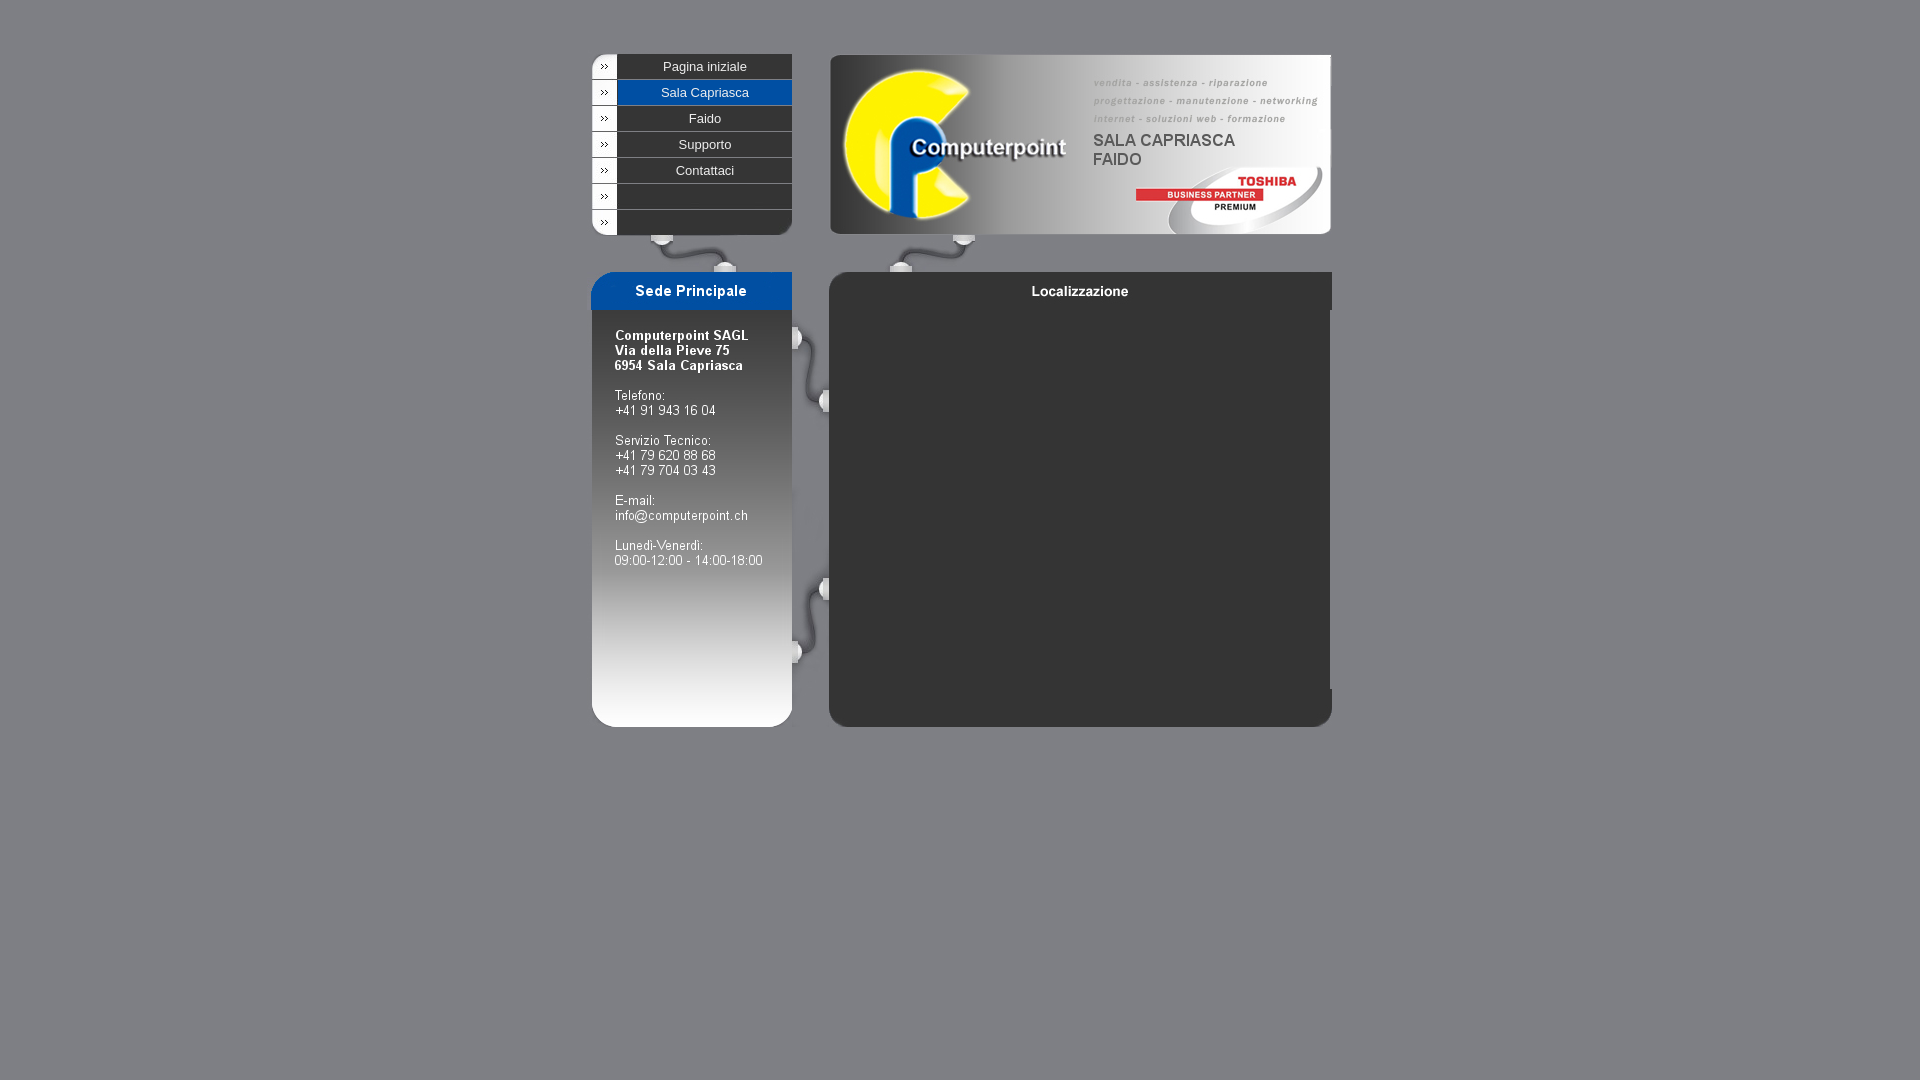  What do you see at coordinates (705, 169) in the screenshot?
I see `'Contattaci'` at bounding box center [705, 169].